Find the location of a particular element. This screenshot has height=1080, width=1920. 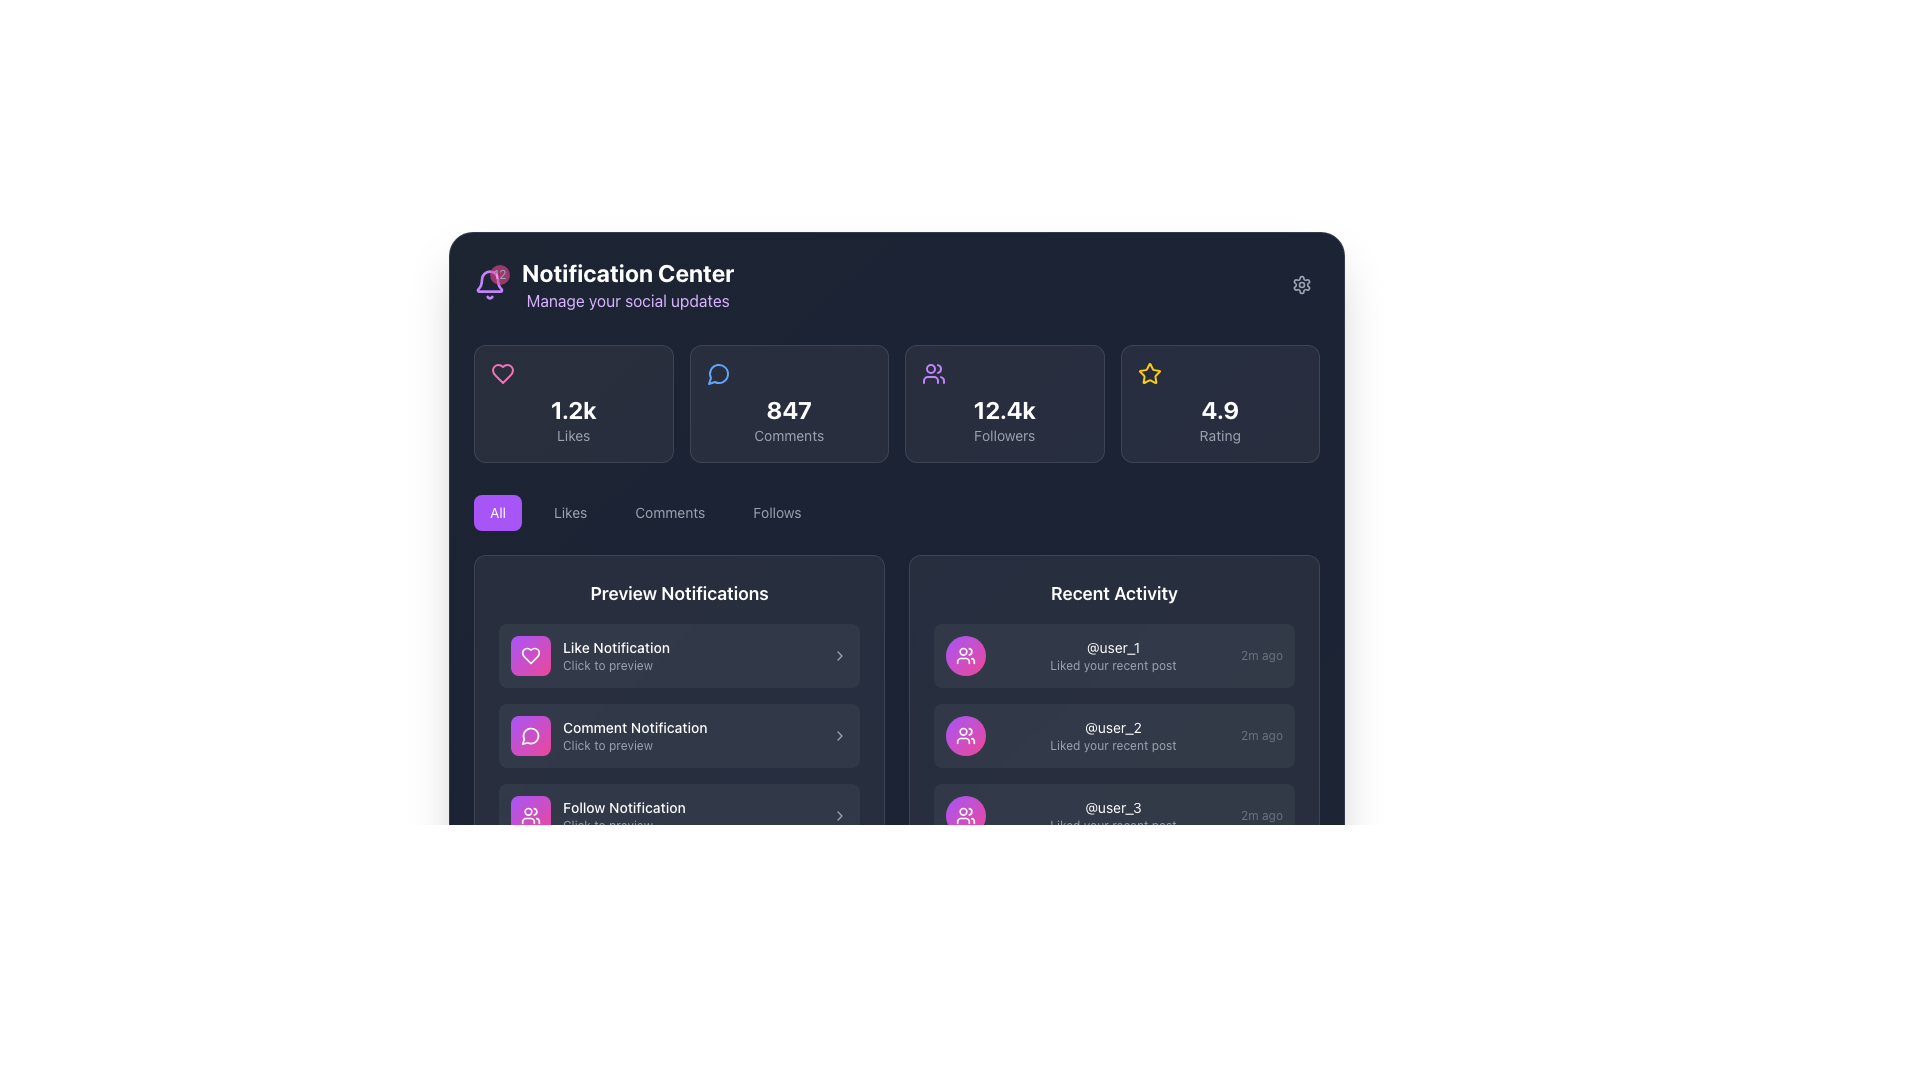

the Information display block featuring a dark purple background, a light pink heart icon, bold white text '1.2k', and smaller gray text 'Likes' is located at coordinates (572, 404).